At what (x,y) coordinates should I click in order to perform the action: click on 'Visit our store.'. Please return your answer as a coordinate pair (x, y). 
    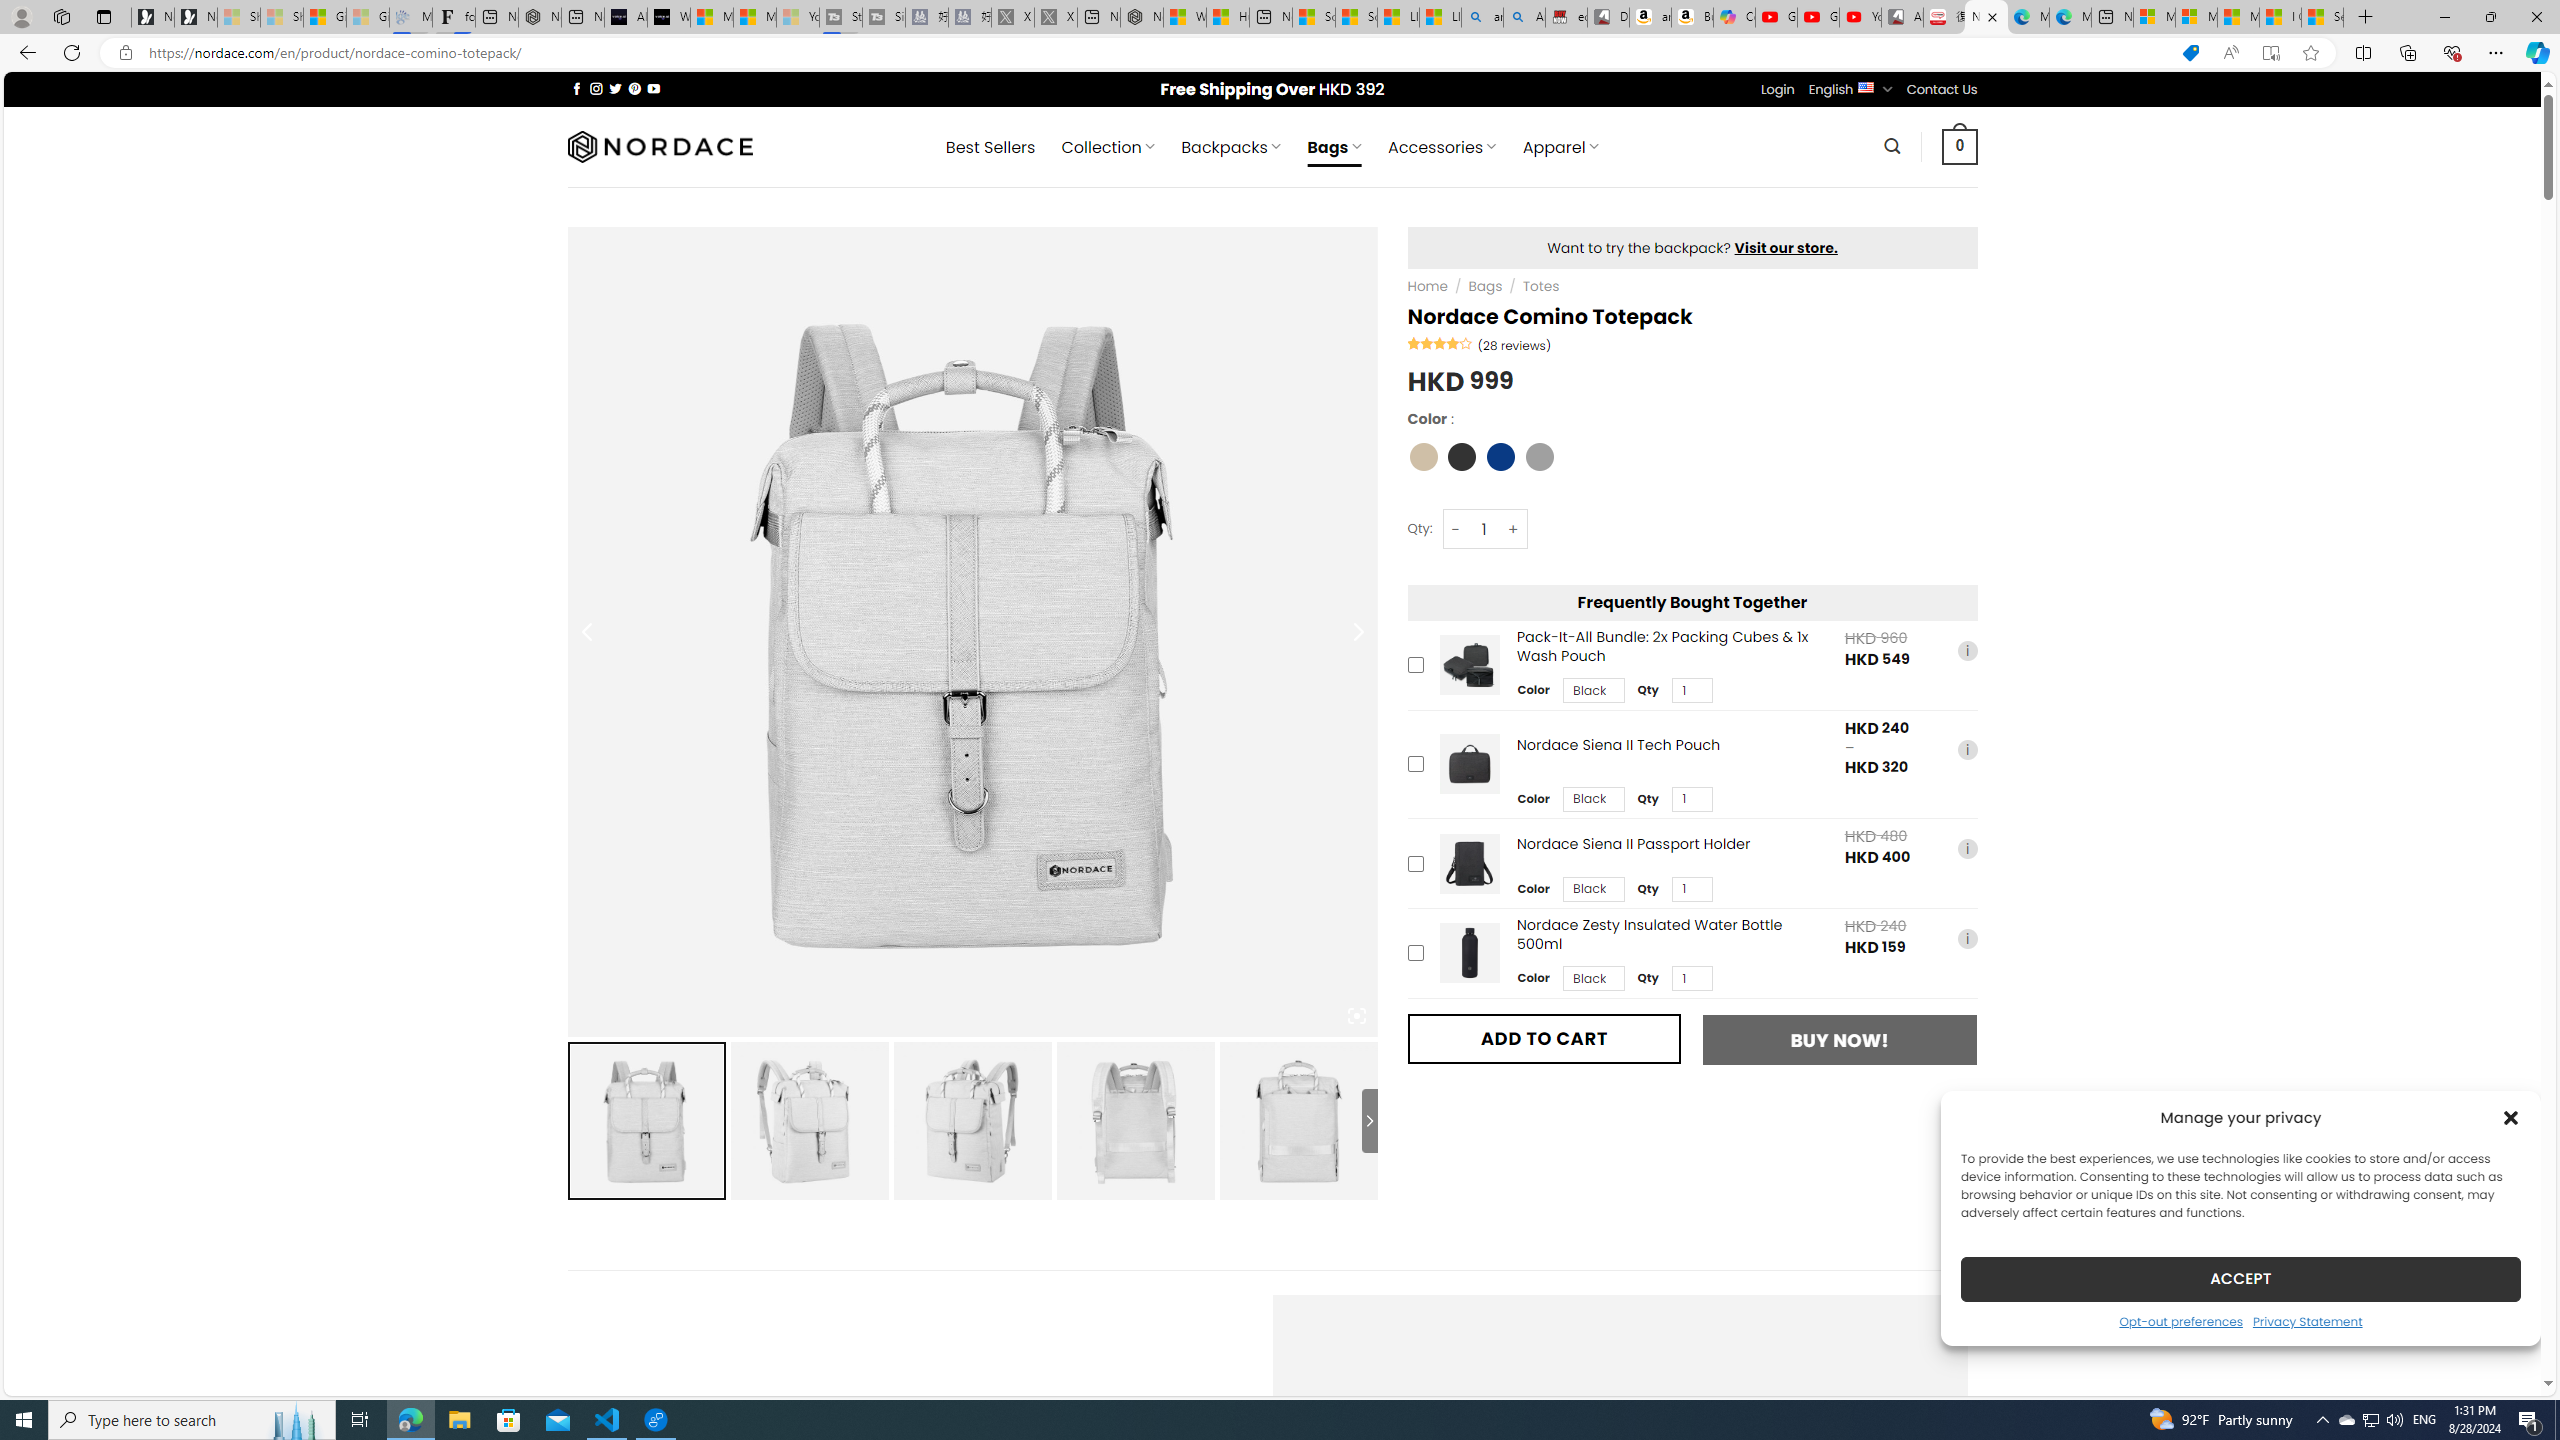
    Looking at the image, I should click on (1785, 246).